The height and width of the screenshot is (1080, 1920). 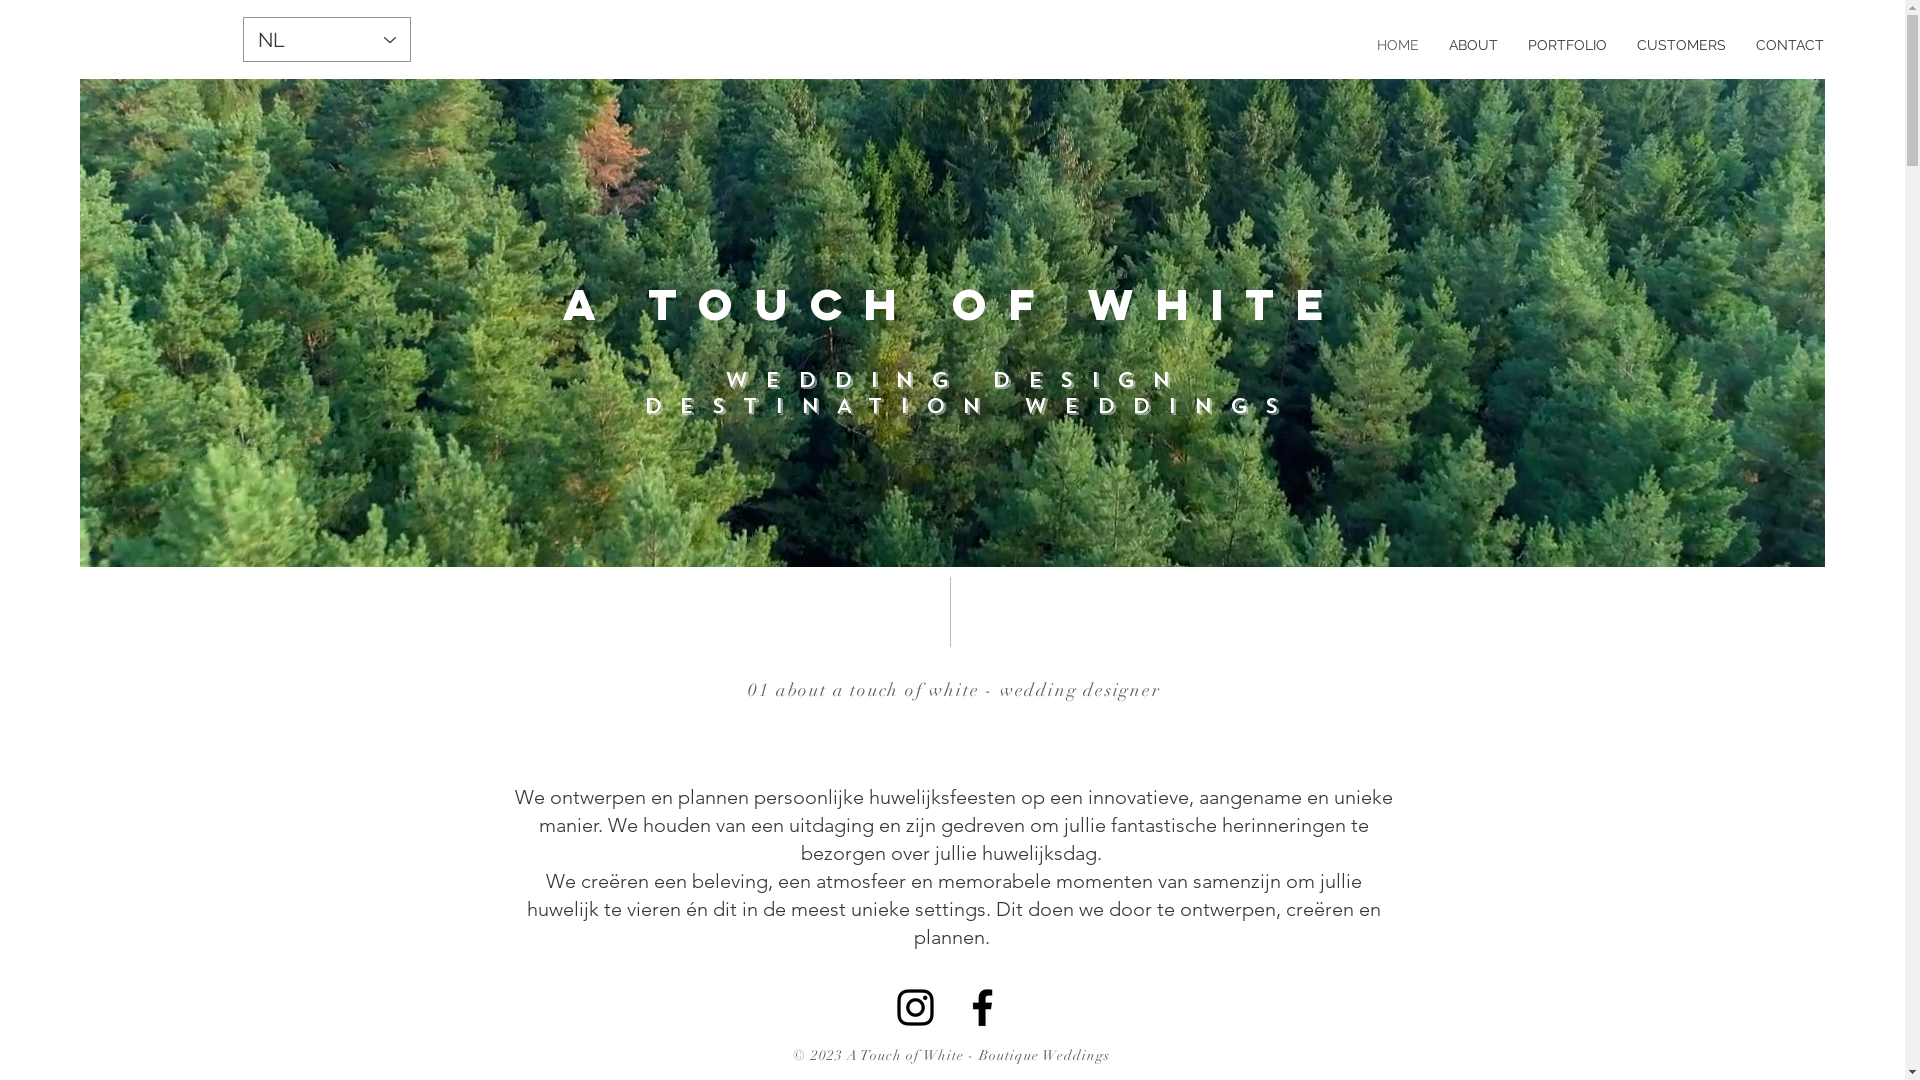 What do you see at coordinates (1396, 45) in the screenshot?
I see `'HOME'` at bounding box center [1396, 45].